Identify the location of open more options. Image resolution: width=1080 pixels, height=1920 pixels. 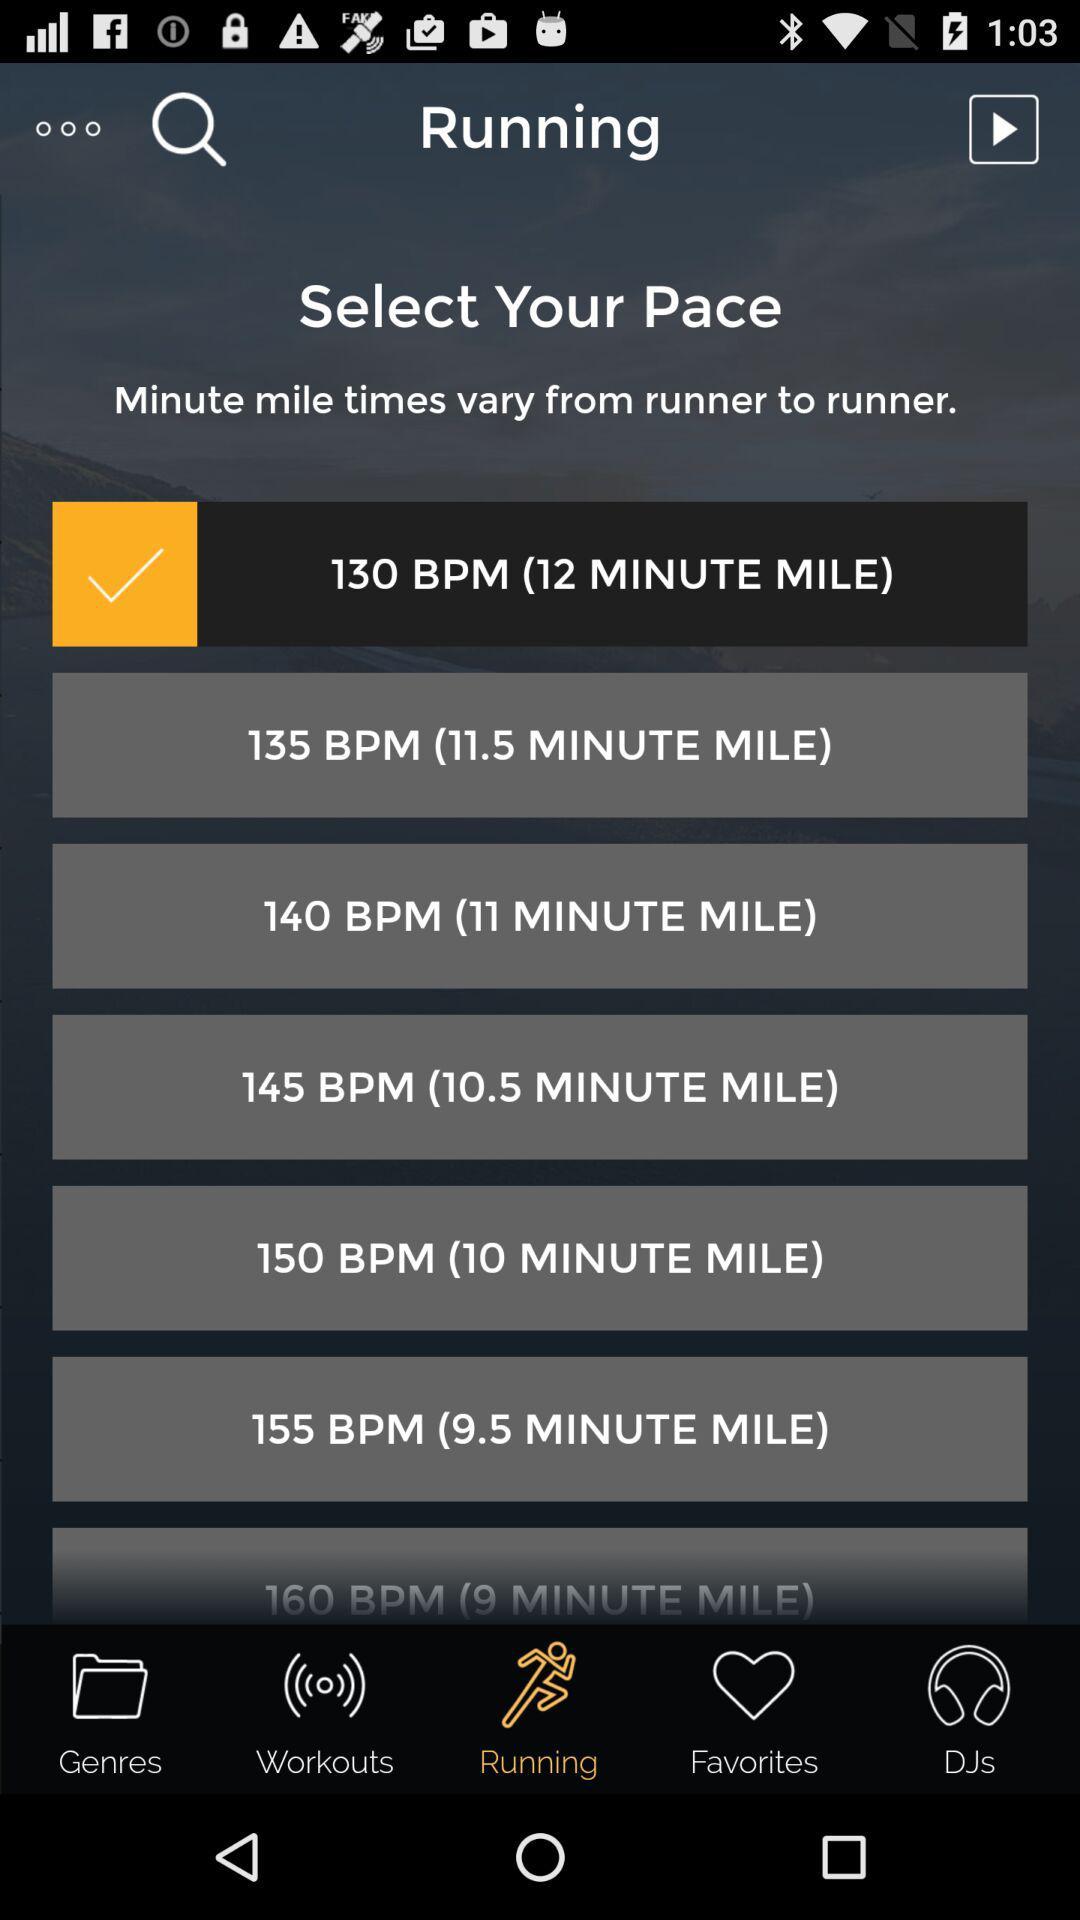
(68, 127).